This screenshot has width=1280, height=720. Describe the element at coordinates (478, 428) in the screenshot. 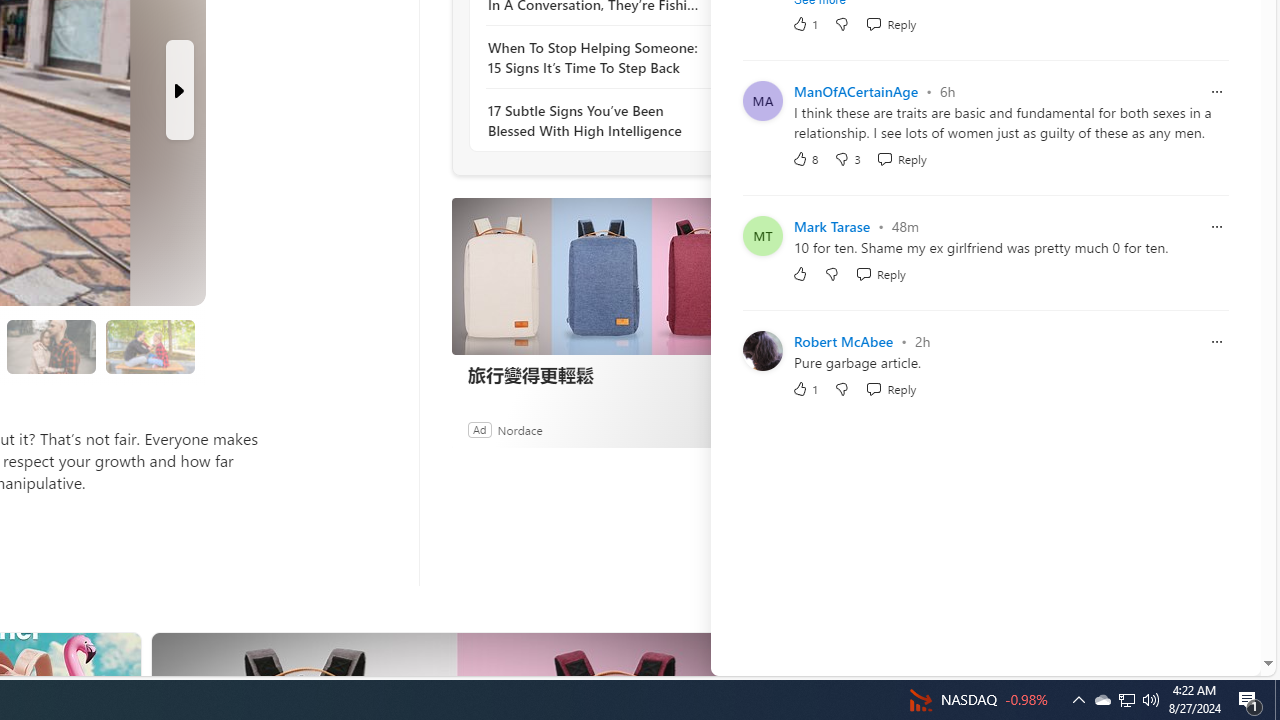

I see `'Ad'` at that location.